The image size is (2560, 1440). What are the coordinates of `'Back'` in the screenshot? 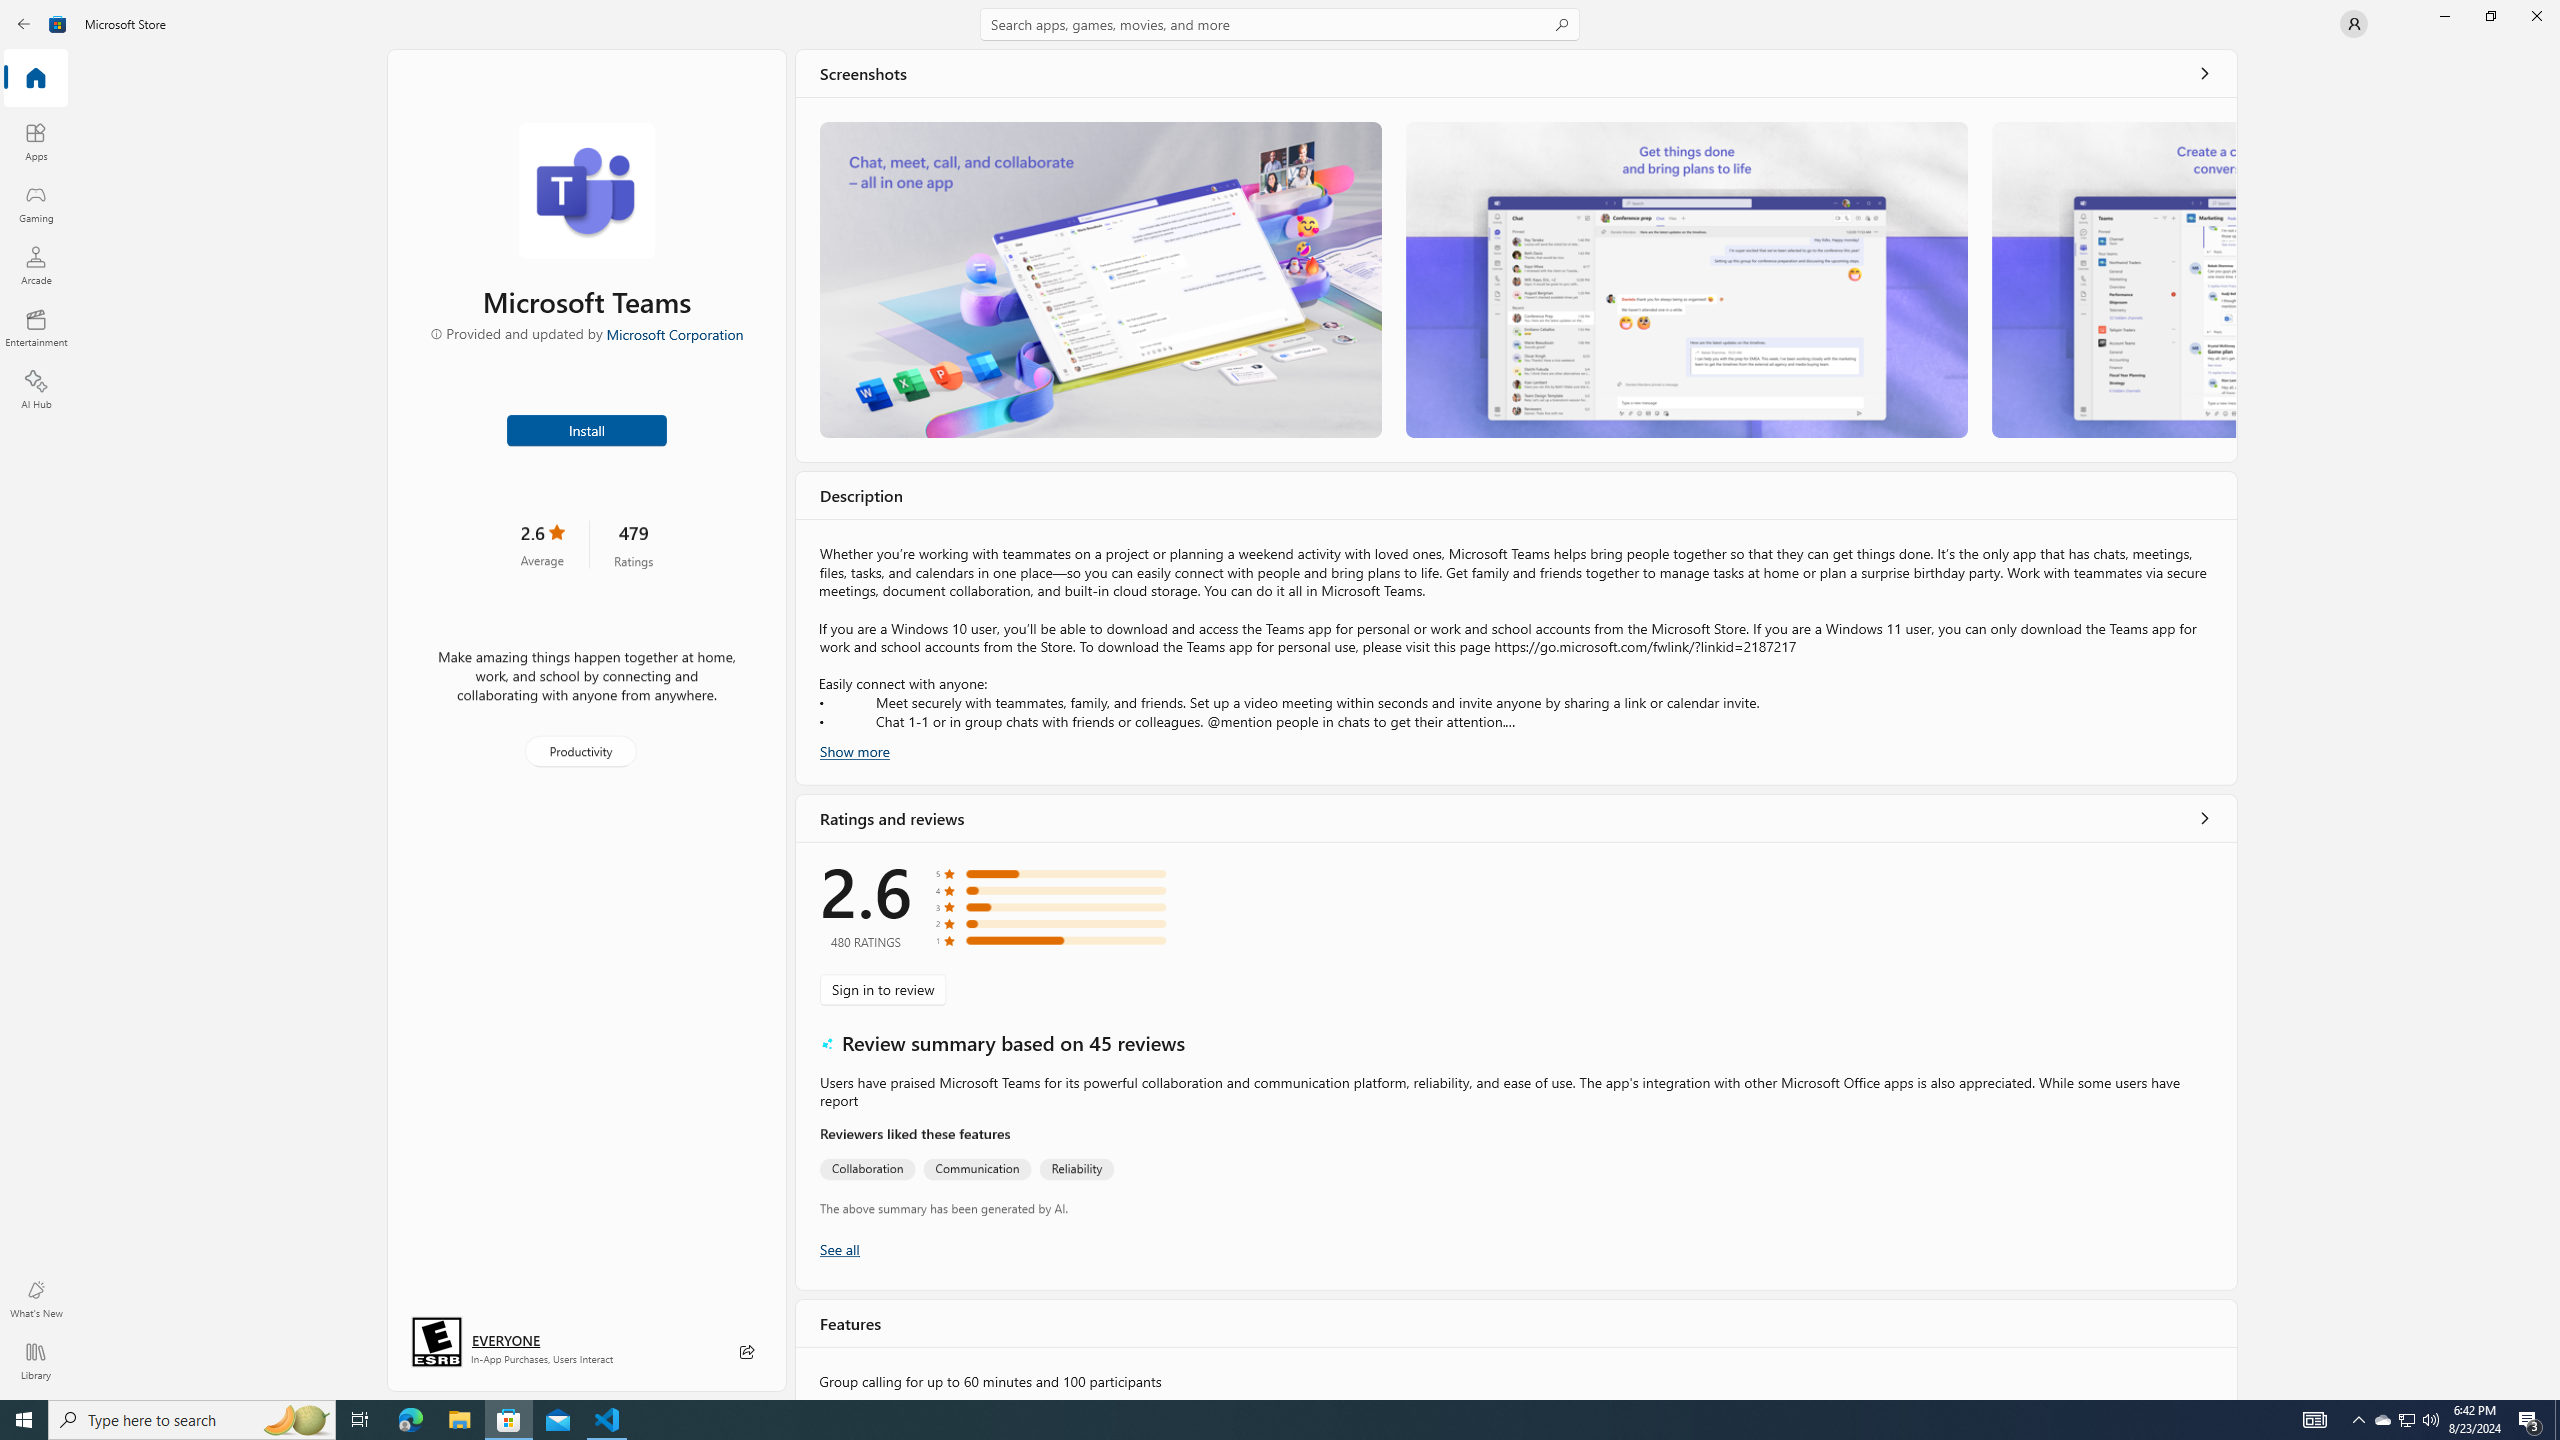 It's located at (24, 22).